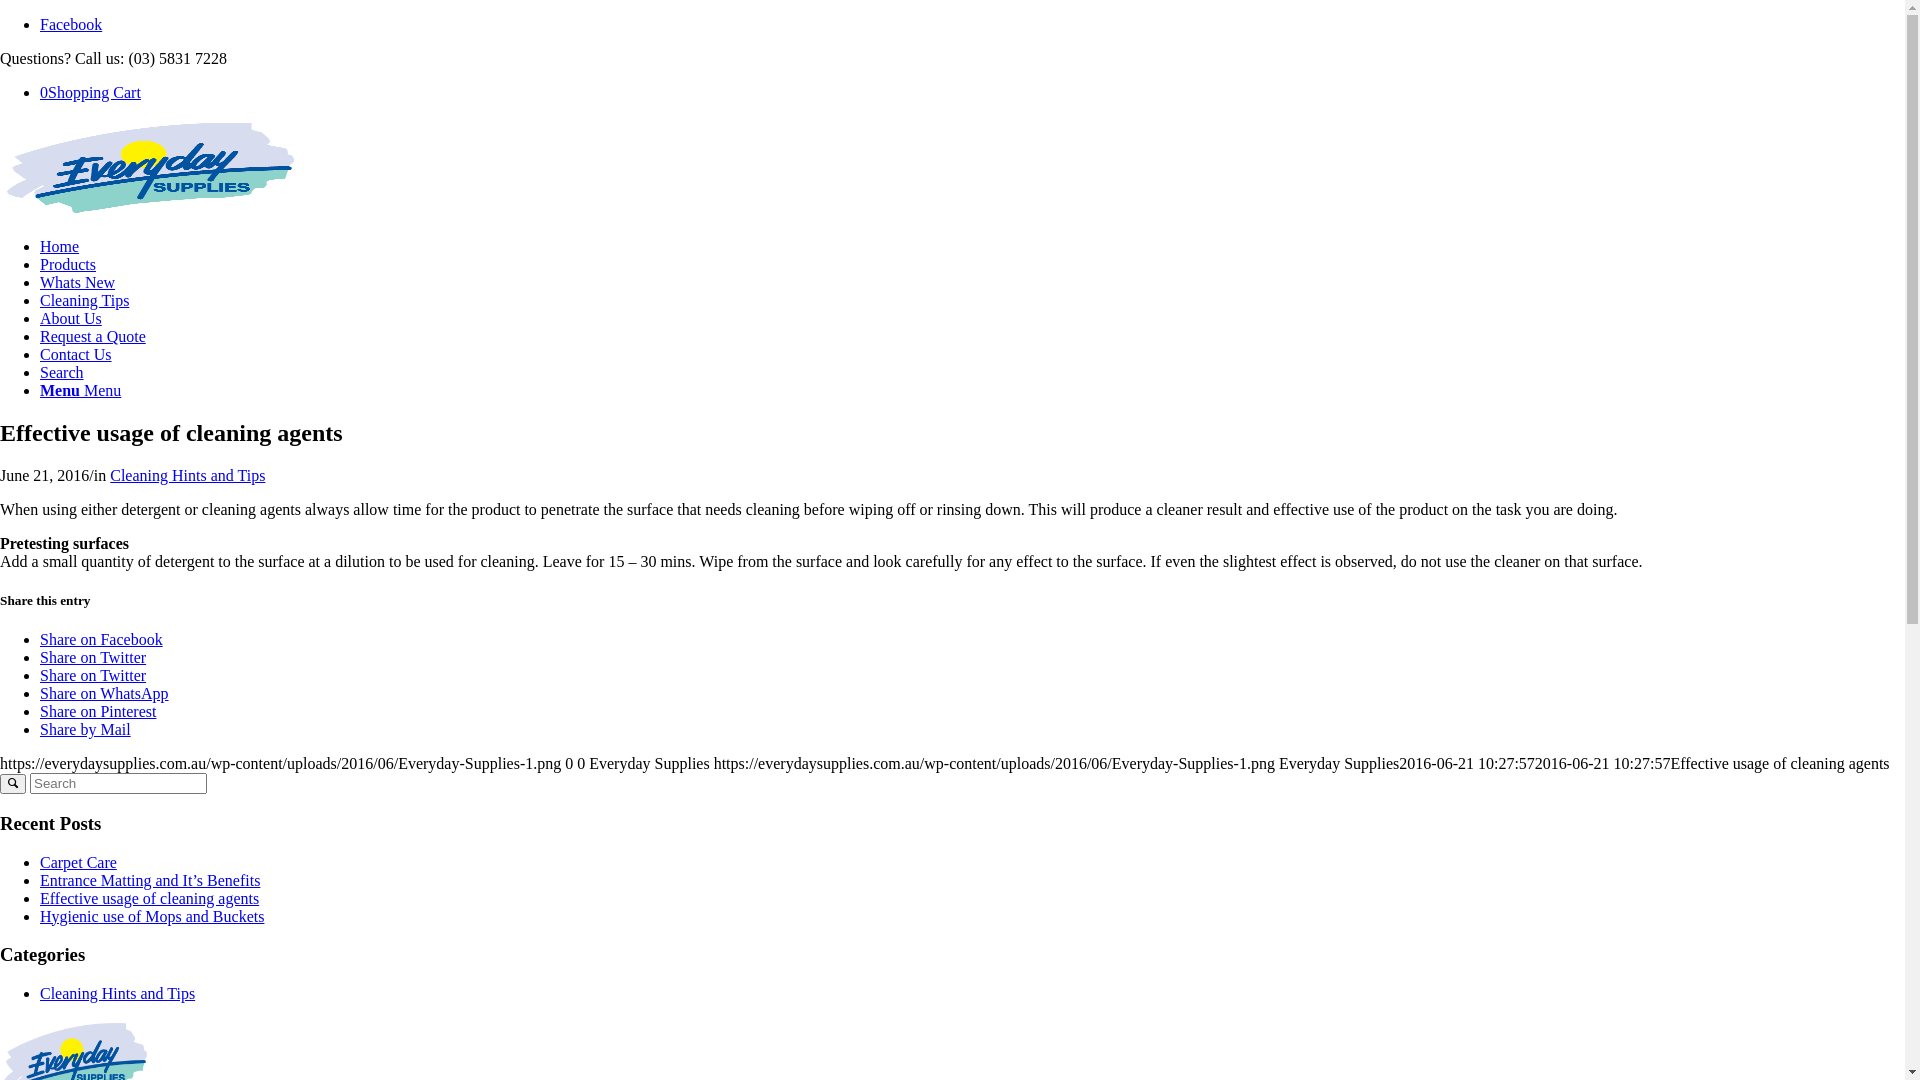  Describe the element at coordinates (103, 692) in the screenshot. I see `'Share on WhatsApp'` at that location.